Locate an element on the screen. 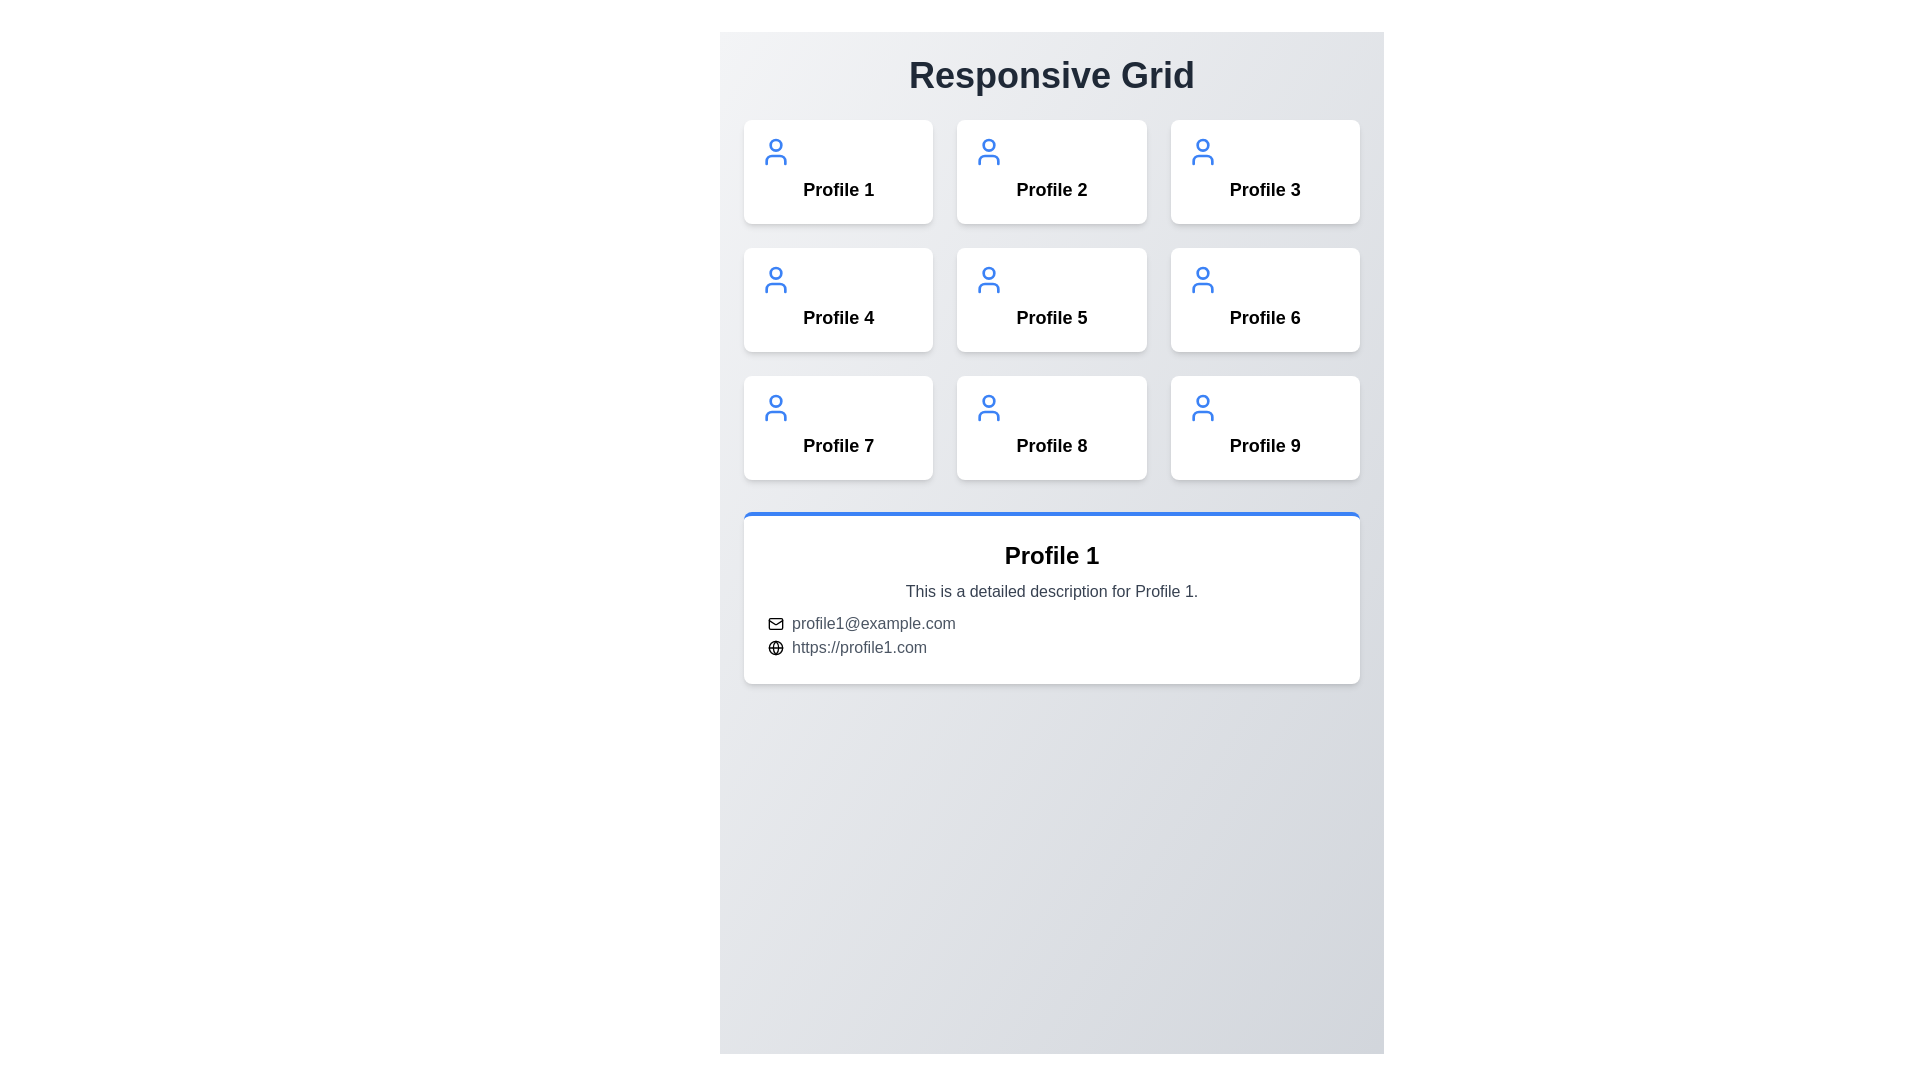  the email icon styled as an envelope located to the left of the text 'profile1@example.com' in the details section of 'Profile 1' is located at coordinates (775, 623).